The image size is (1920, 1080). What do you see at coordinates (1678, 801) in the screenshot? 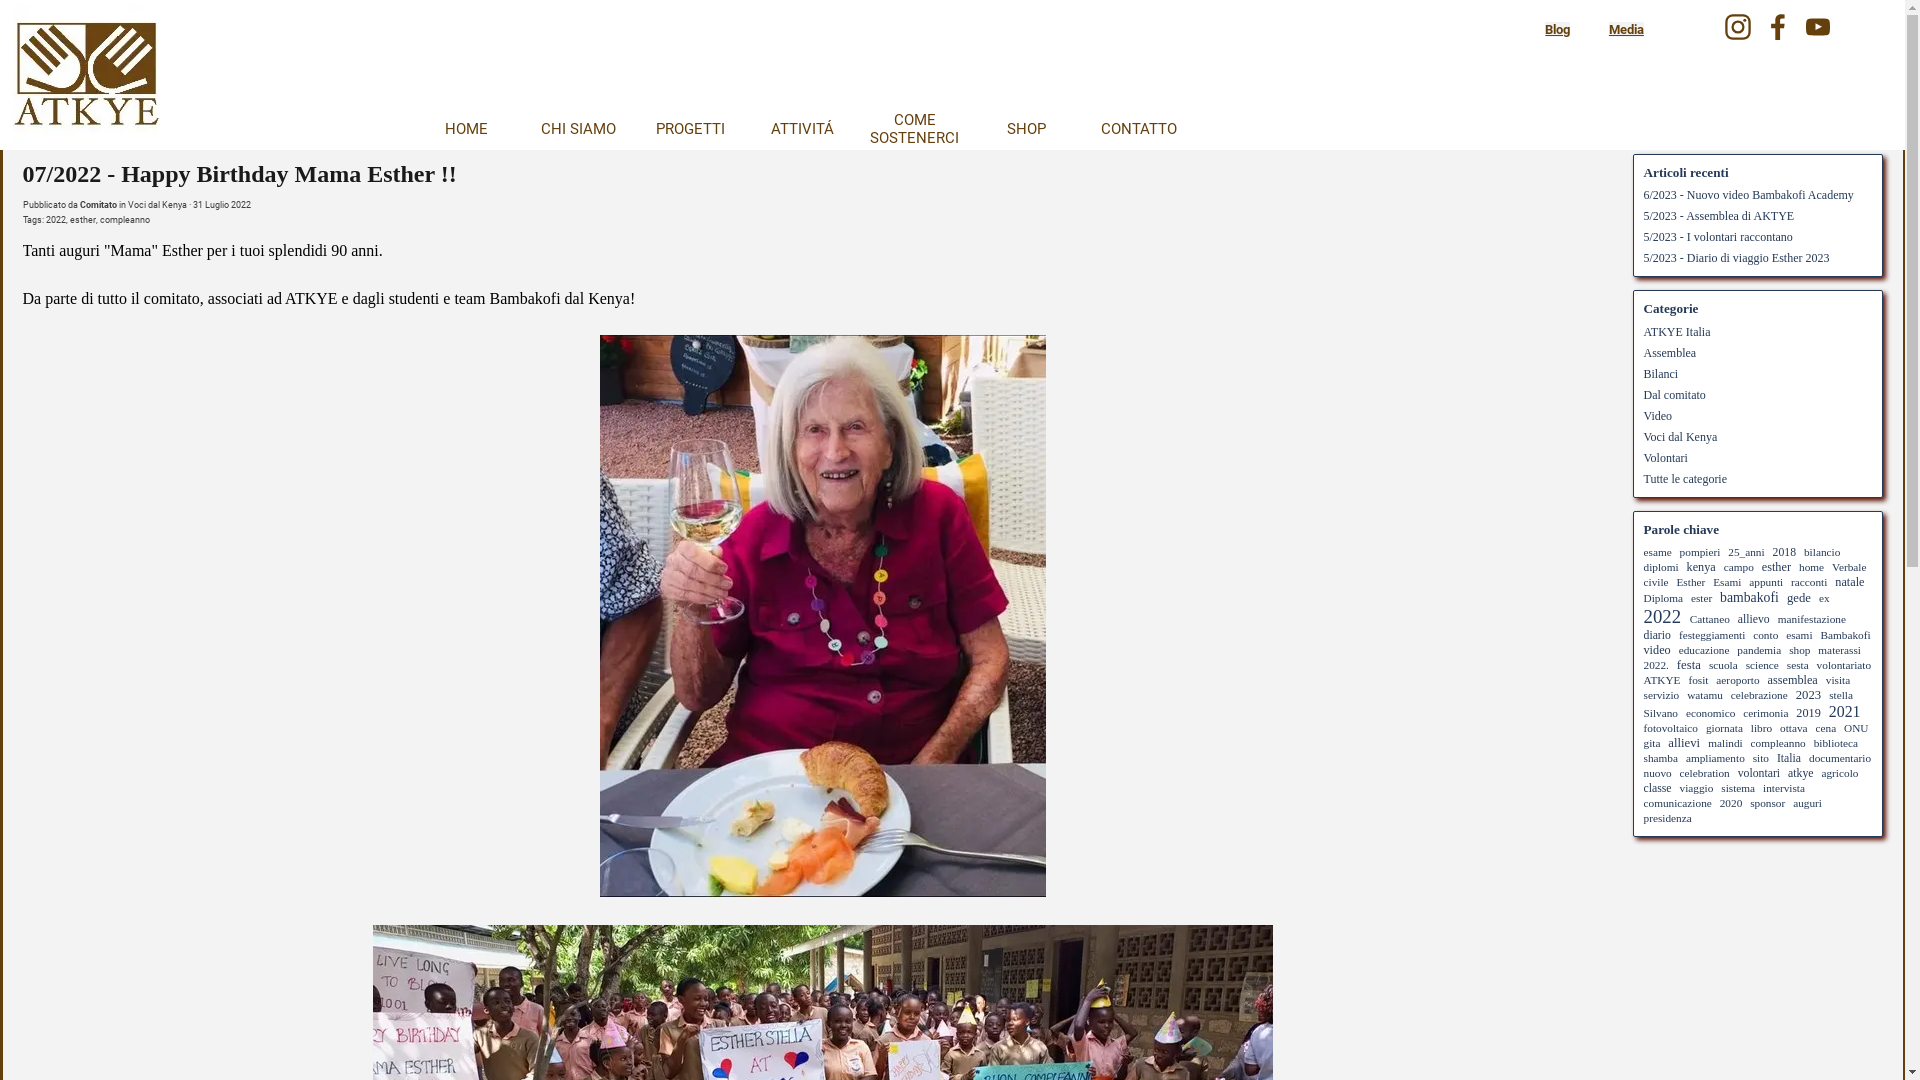
I see `'comunicazione'` at bounding box center [1678, 801].